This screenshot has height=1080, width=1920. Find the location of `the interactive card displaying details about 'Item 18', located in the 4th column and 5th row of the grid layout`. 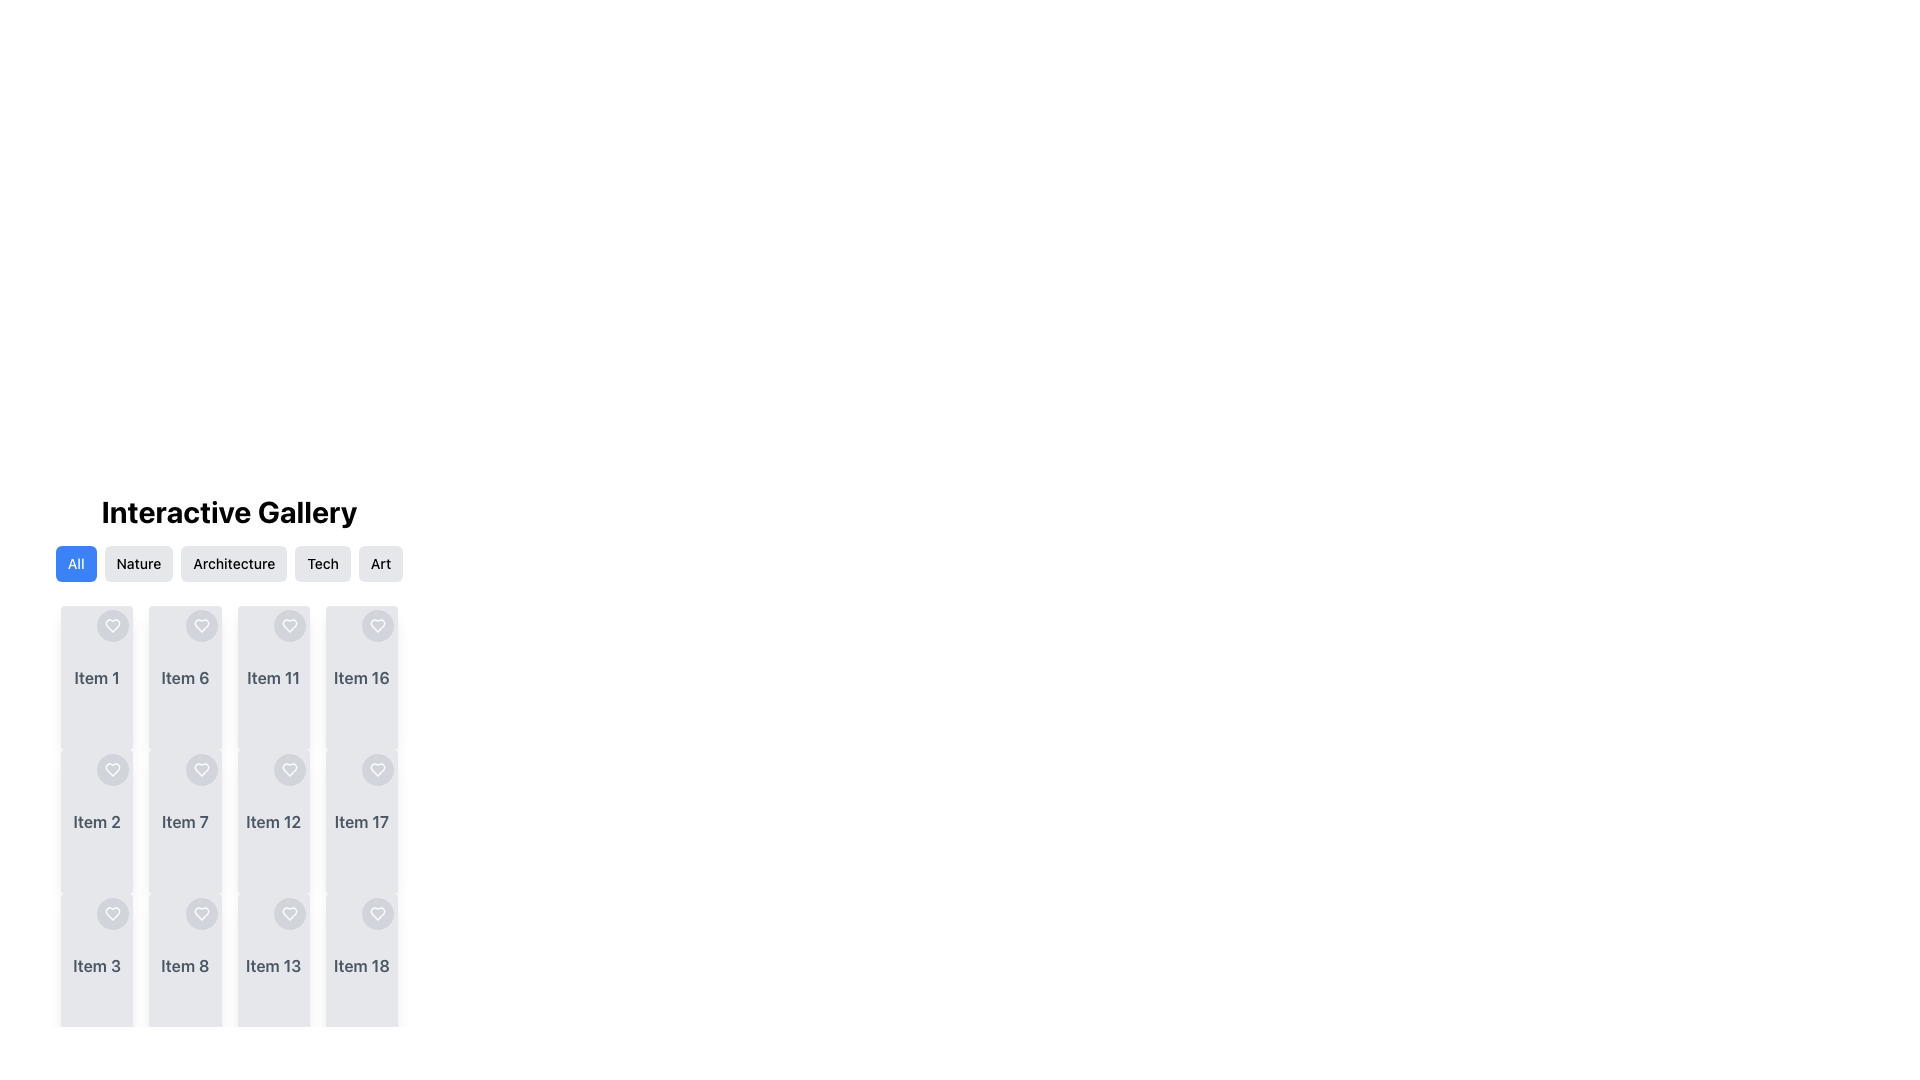

the interactive card displaying details about 'Item 18', located in the 4th column and 5th row of the grid layout is located at coordinates (361, 964).